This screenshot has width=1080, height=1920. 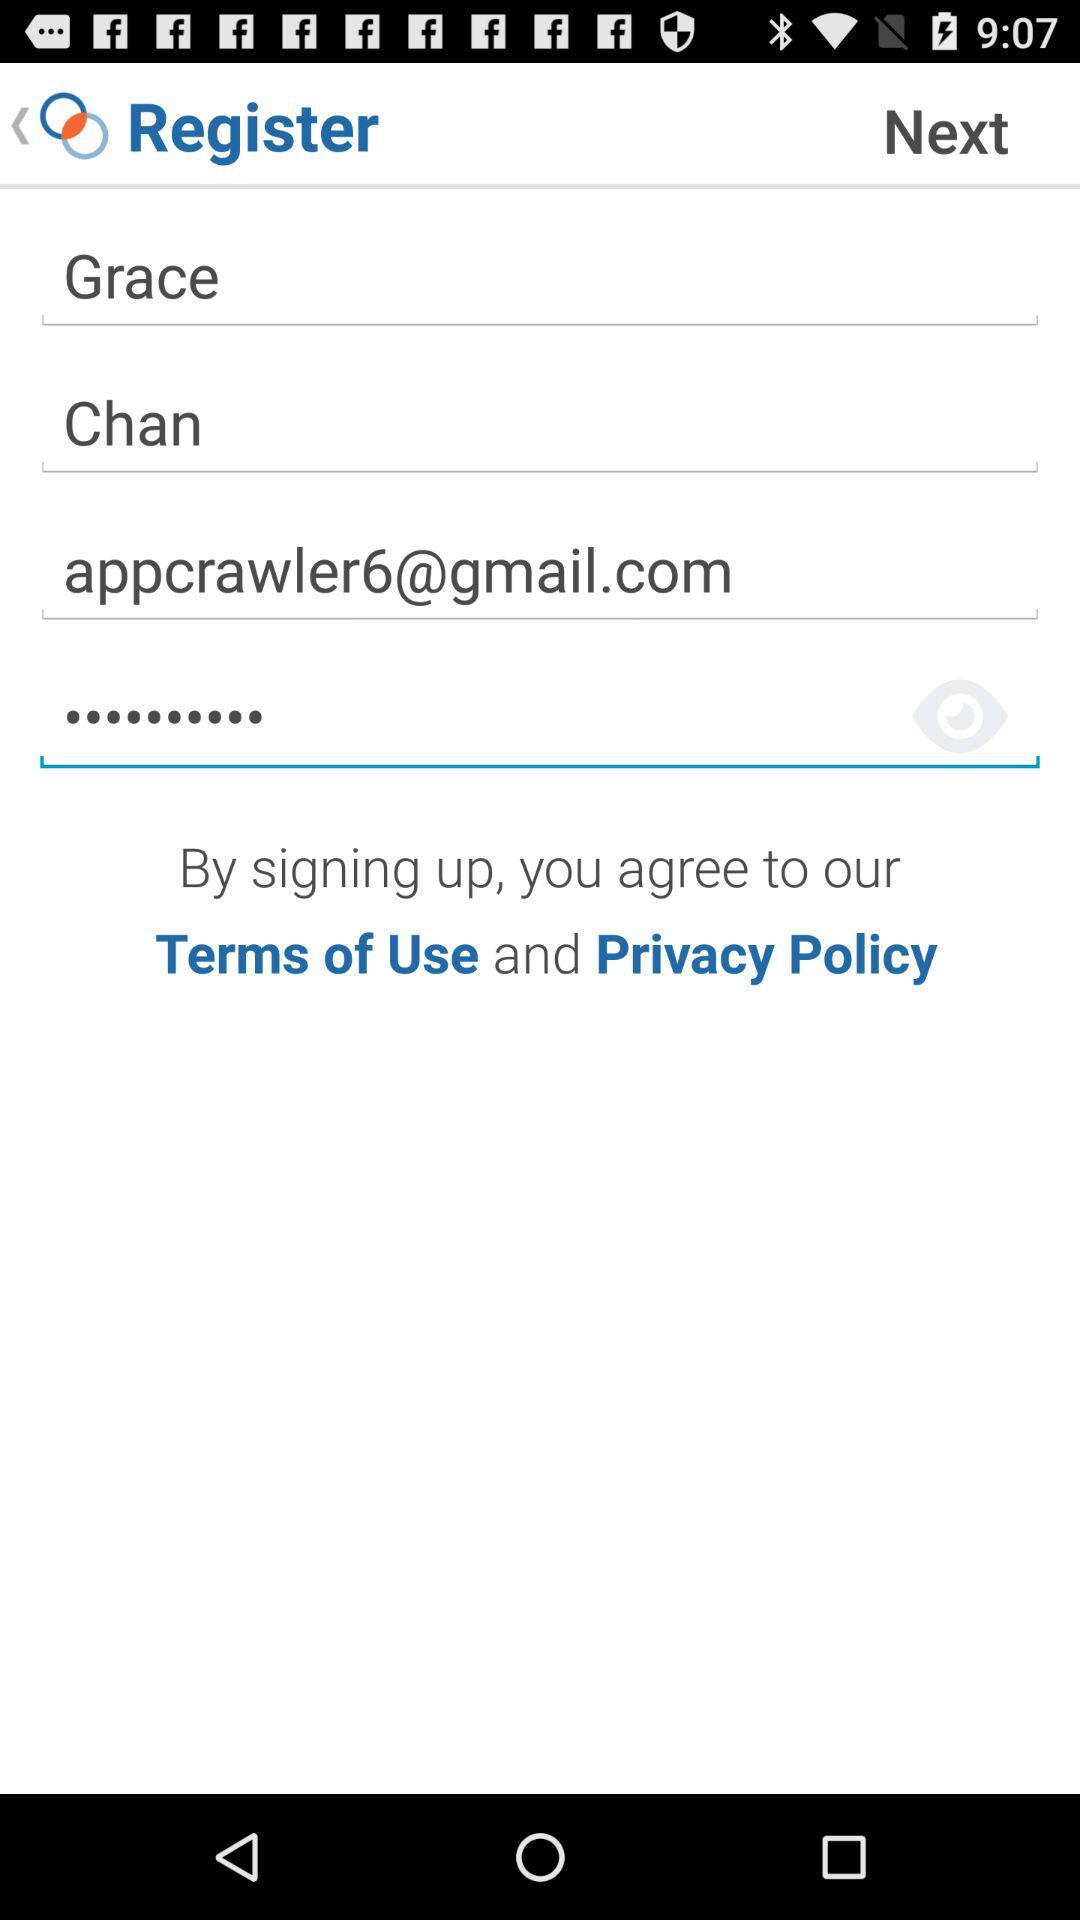 I want to click on the text field written as chan, so click(x=540, y=421).